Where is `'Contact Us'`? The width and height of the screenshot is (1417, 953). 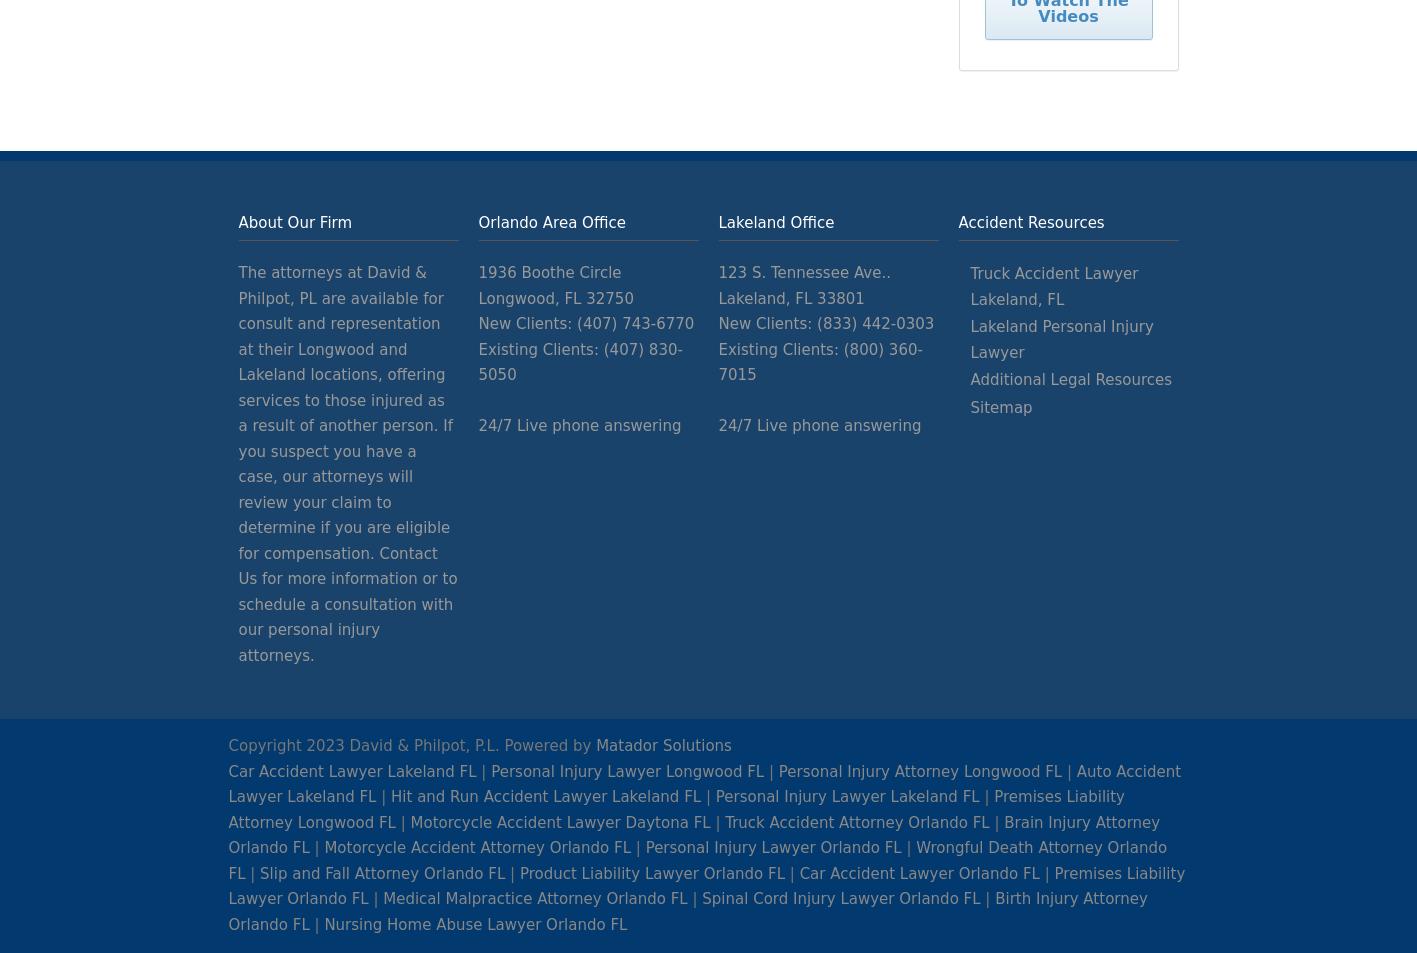
'Contact Us' is located at coordinates (336, 565).